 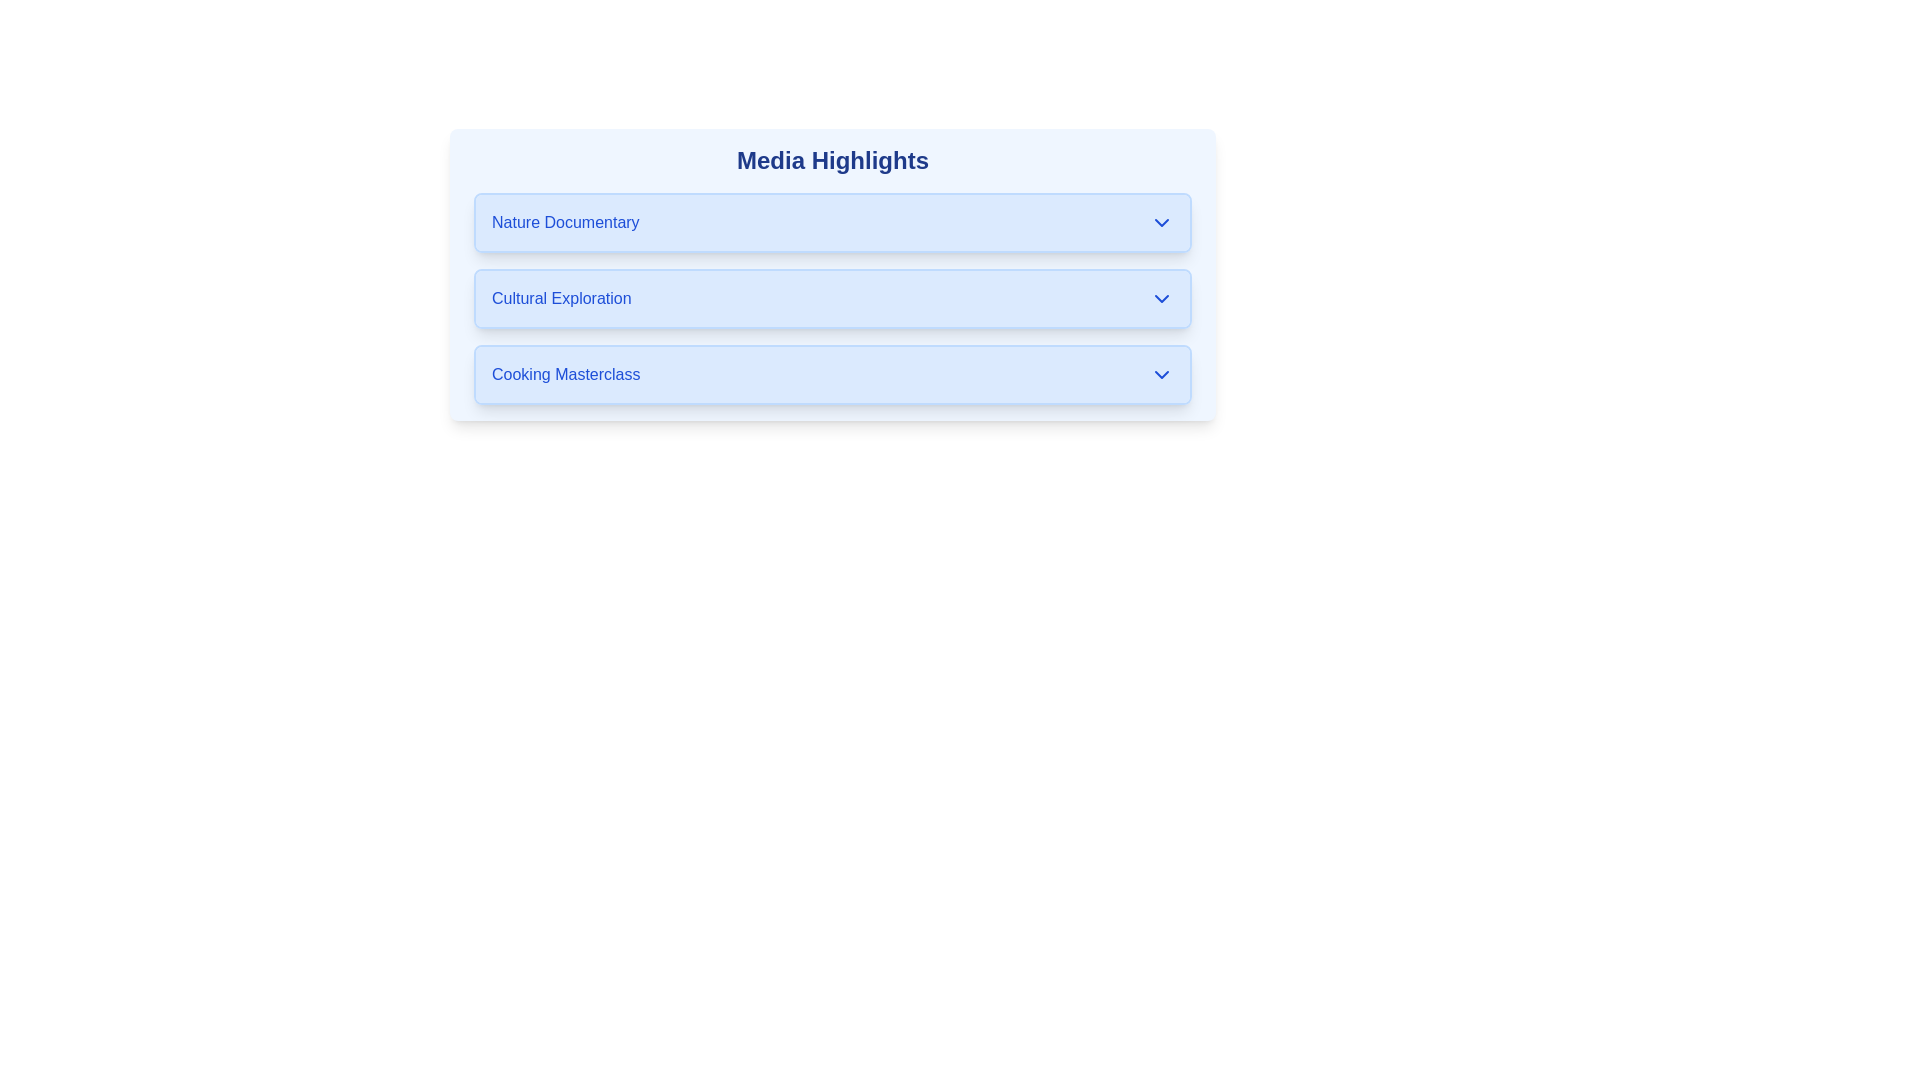 I want to click on the first button in the 'Media Highlights' card to change its background color, so click(x=833, y=223).